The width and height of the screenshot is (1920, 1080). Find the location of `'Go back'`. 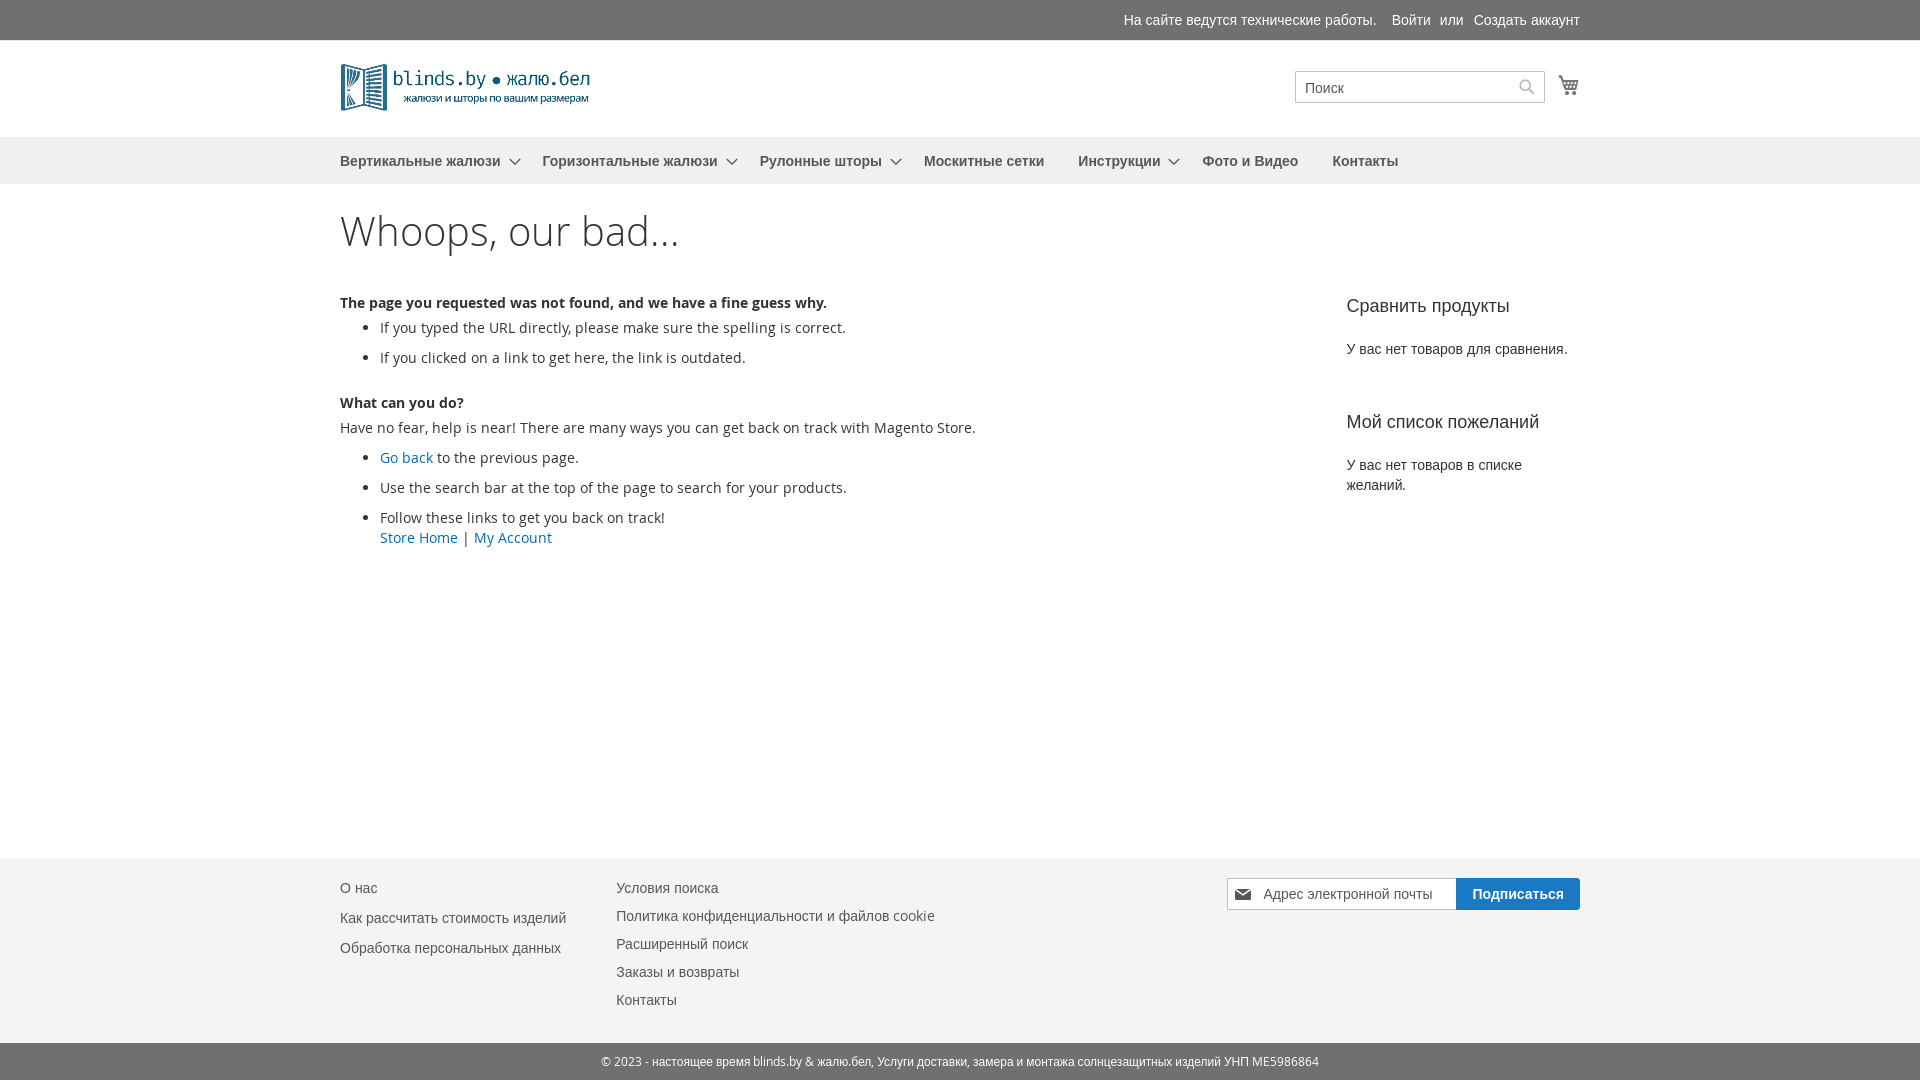

'Go back' is located at coordinates (405, 457).